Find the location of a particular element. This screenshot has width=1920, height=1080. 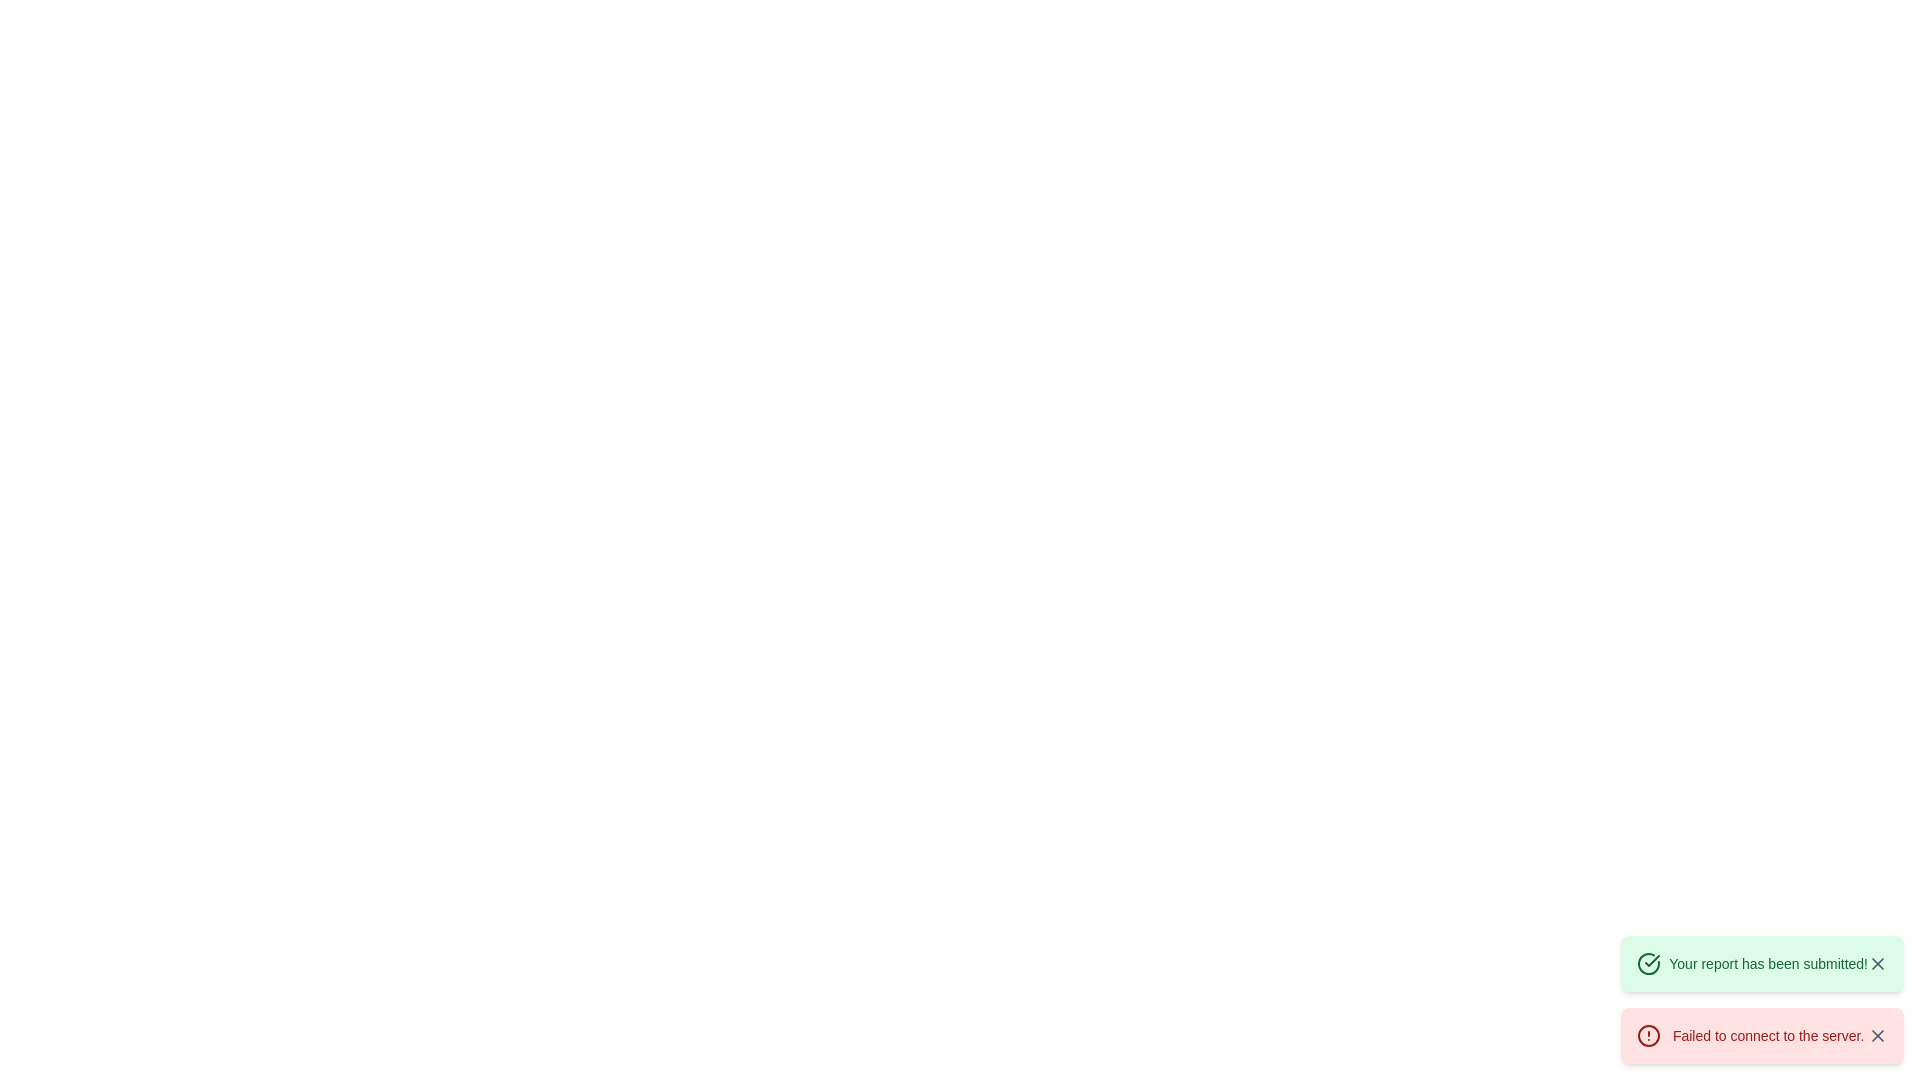

the close button located at the top-right corner of the red alert box that contains the message 'Failed to connect to the server.' is located at coordinates (1876, 1035).